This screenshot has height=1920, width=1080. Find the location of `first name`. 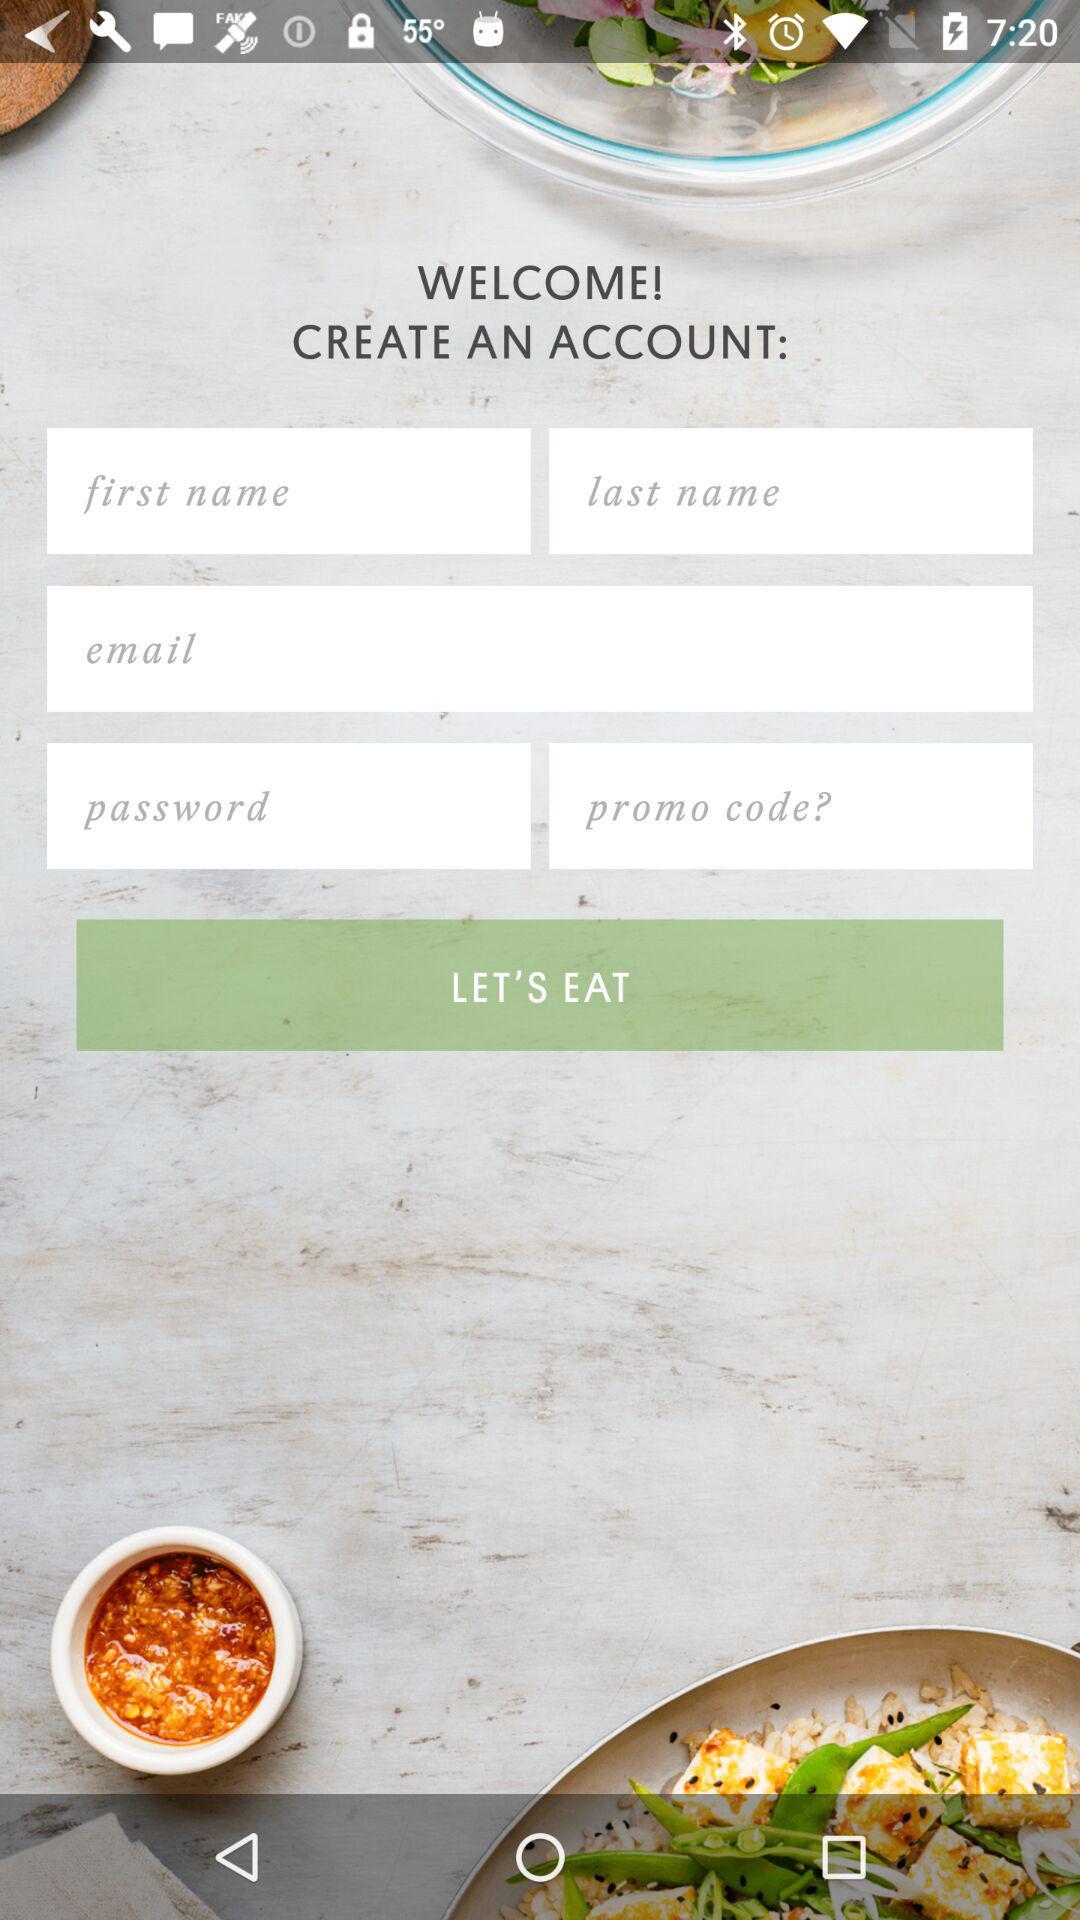

first name is located at coordinates (289, 491).